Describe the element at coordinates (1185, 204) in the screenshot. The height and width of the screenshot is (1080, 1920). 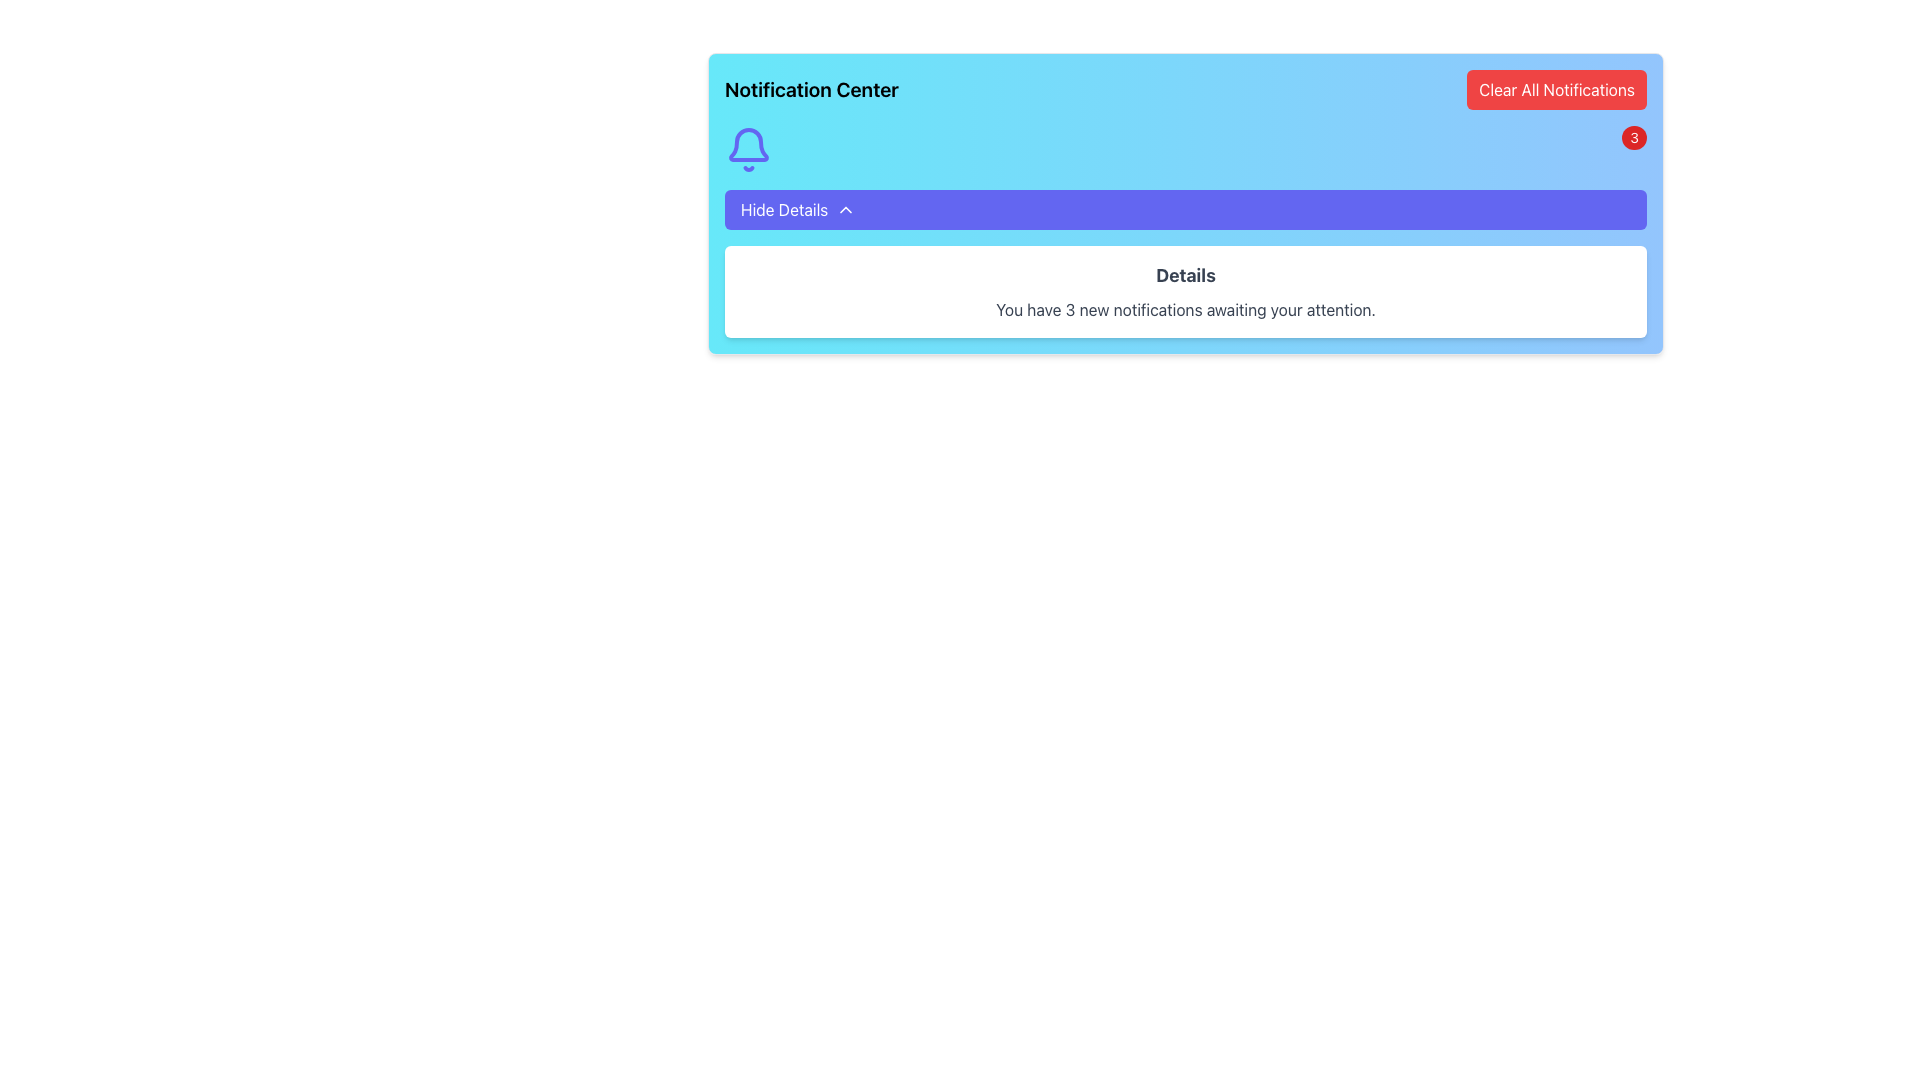
I see `the 'Hide Details' button on the notification center Composite Panel` at that location.